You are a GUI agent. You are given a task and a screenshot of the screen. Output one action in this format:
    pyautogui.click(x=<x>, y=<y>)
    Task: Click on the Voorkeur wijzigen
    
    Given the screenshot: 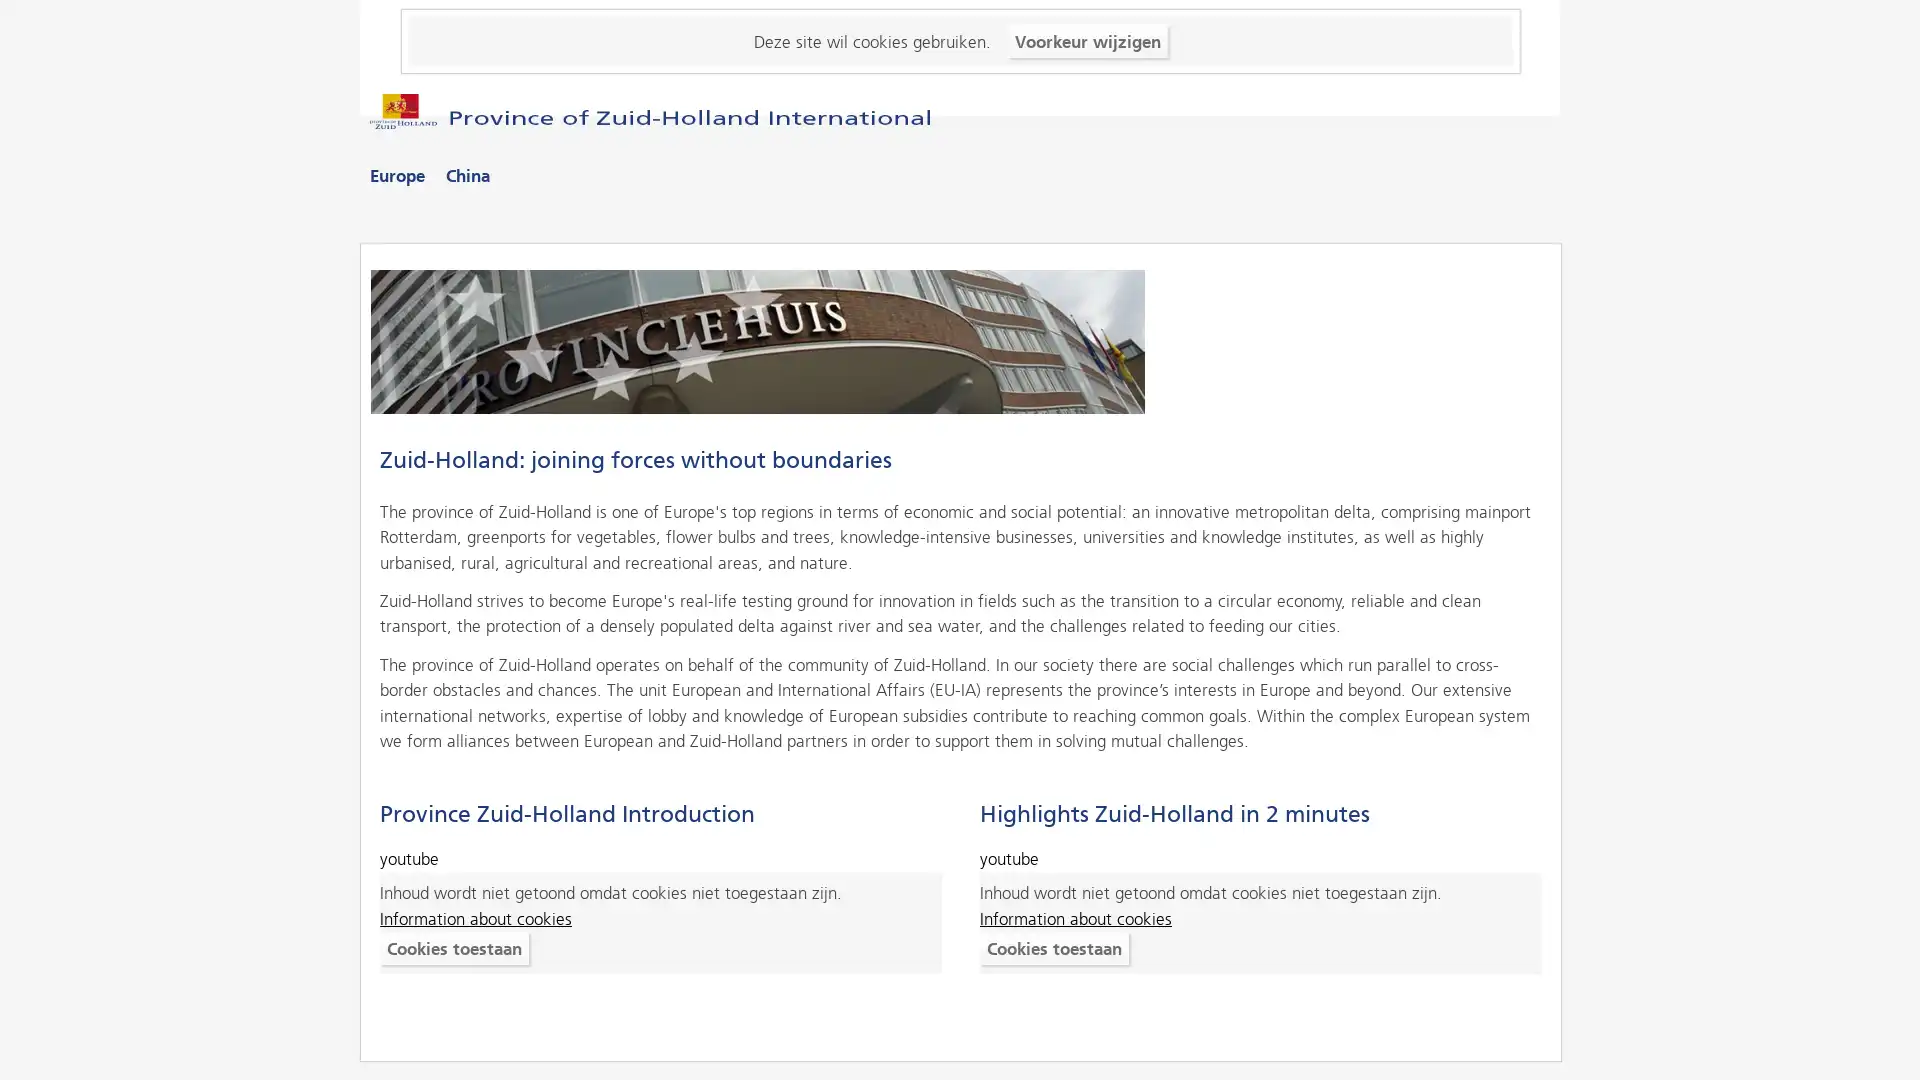 What is the action you would take?
    pyautogui.click(x=1085, y=40)
    